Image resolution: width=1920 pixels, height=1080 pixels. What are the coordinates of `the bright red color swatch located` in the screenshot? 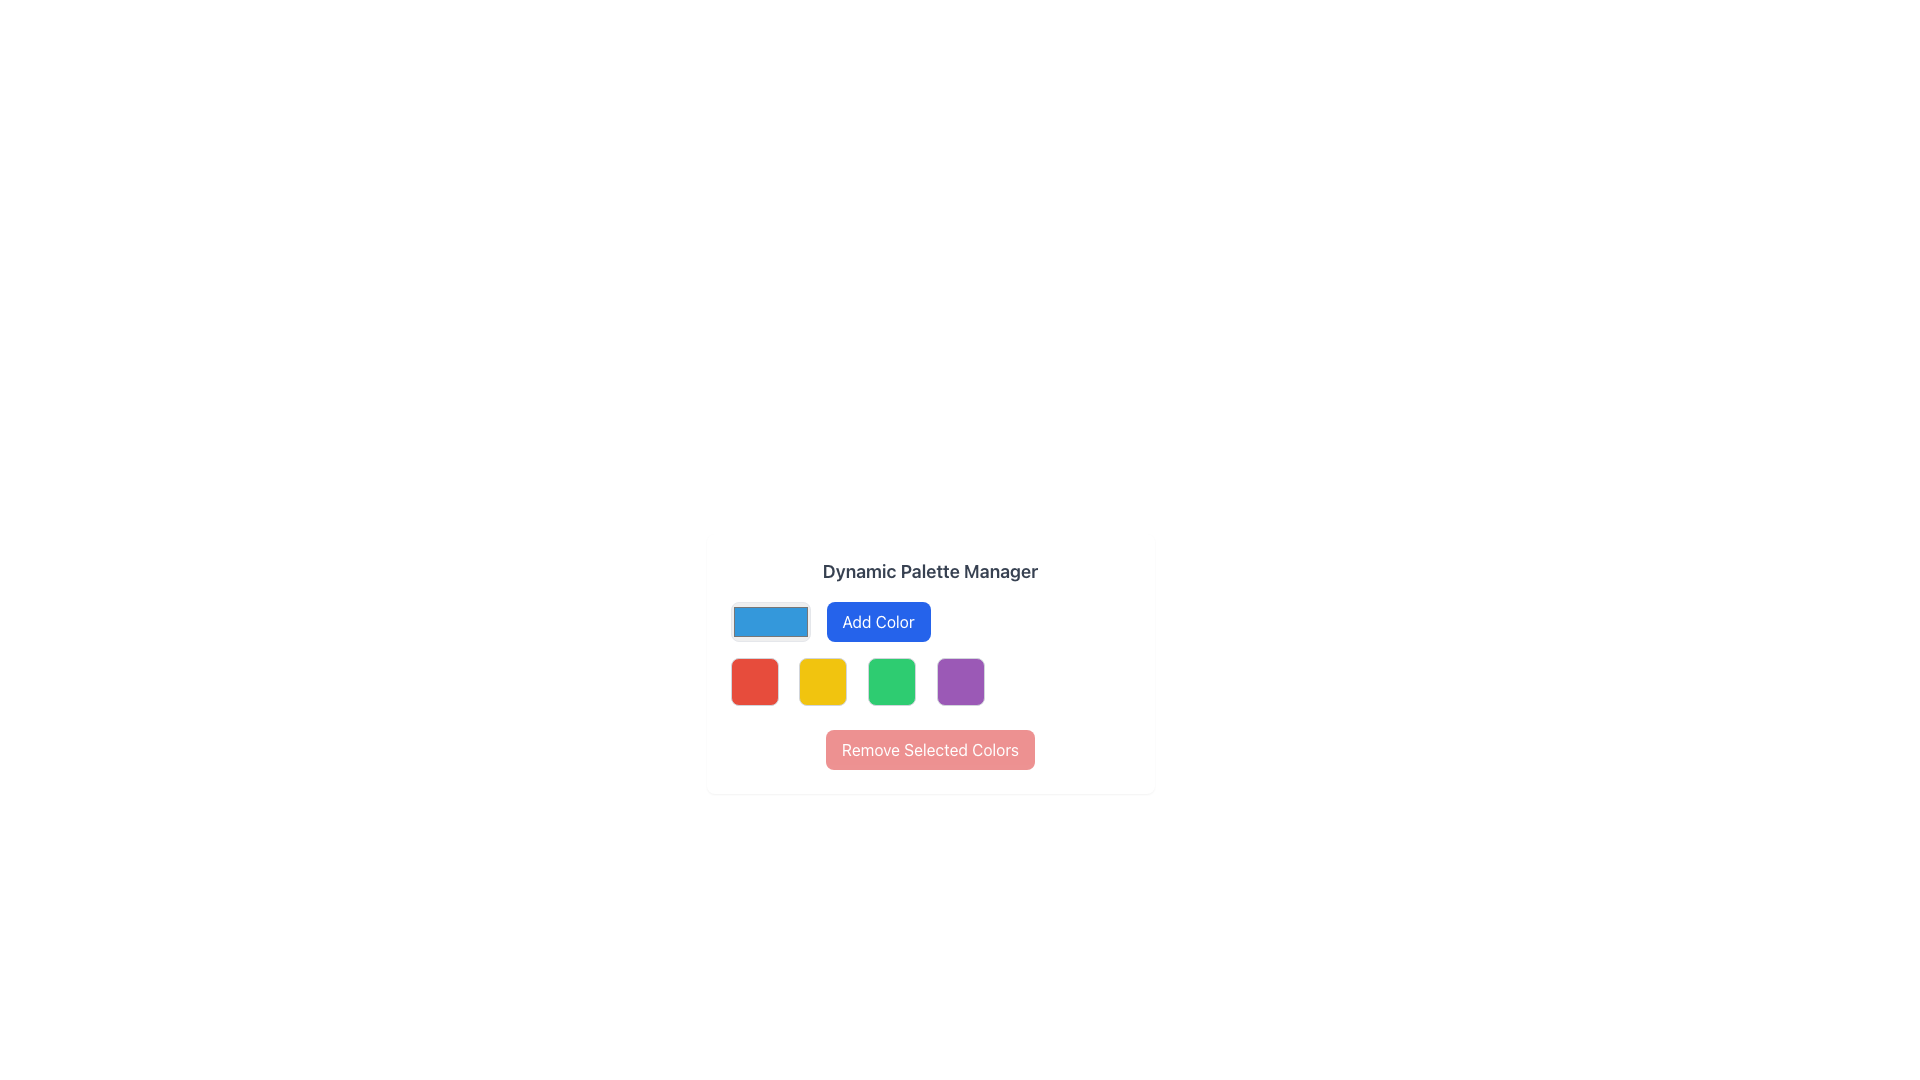 It's located at (753, 681).